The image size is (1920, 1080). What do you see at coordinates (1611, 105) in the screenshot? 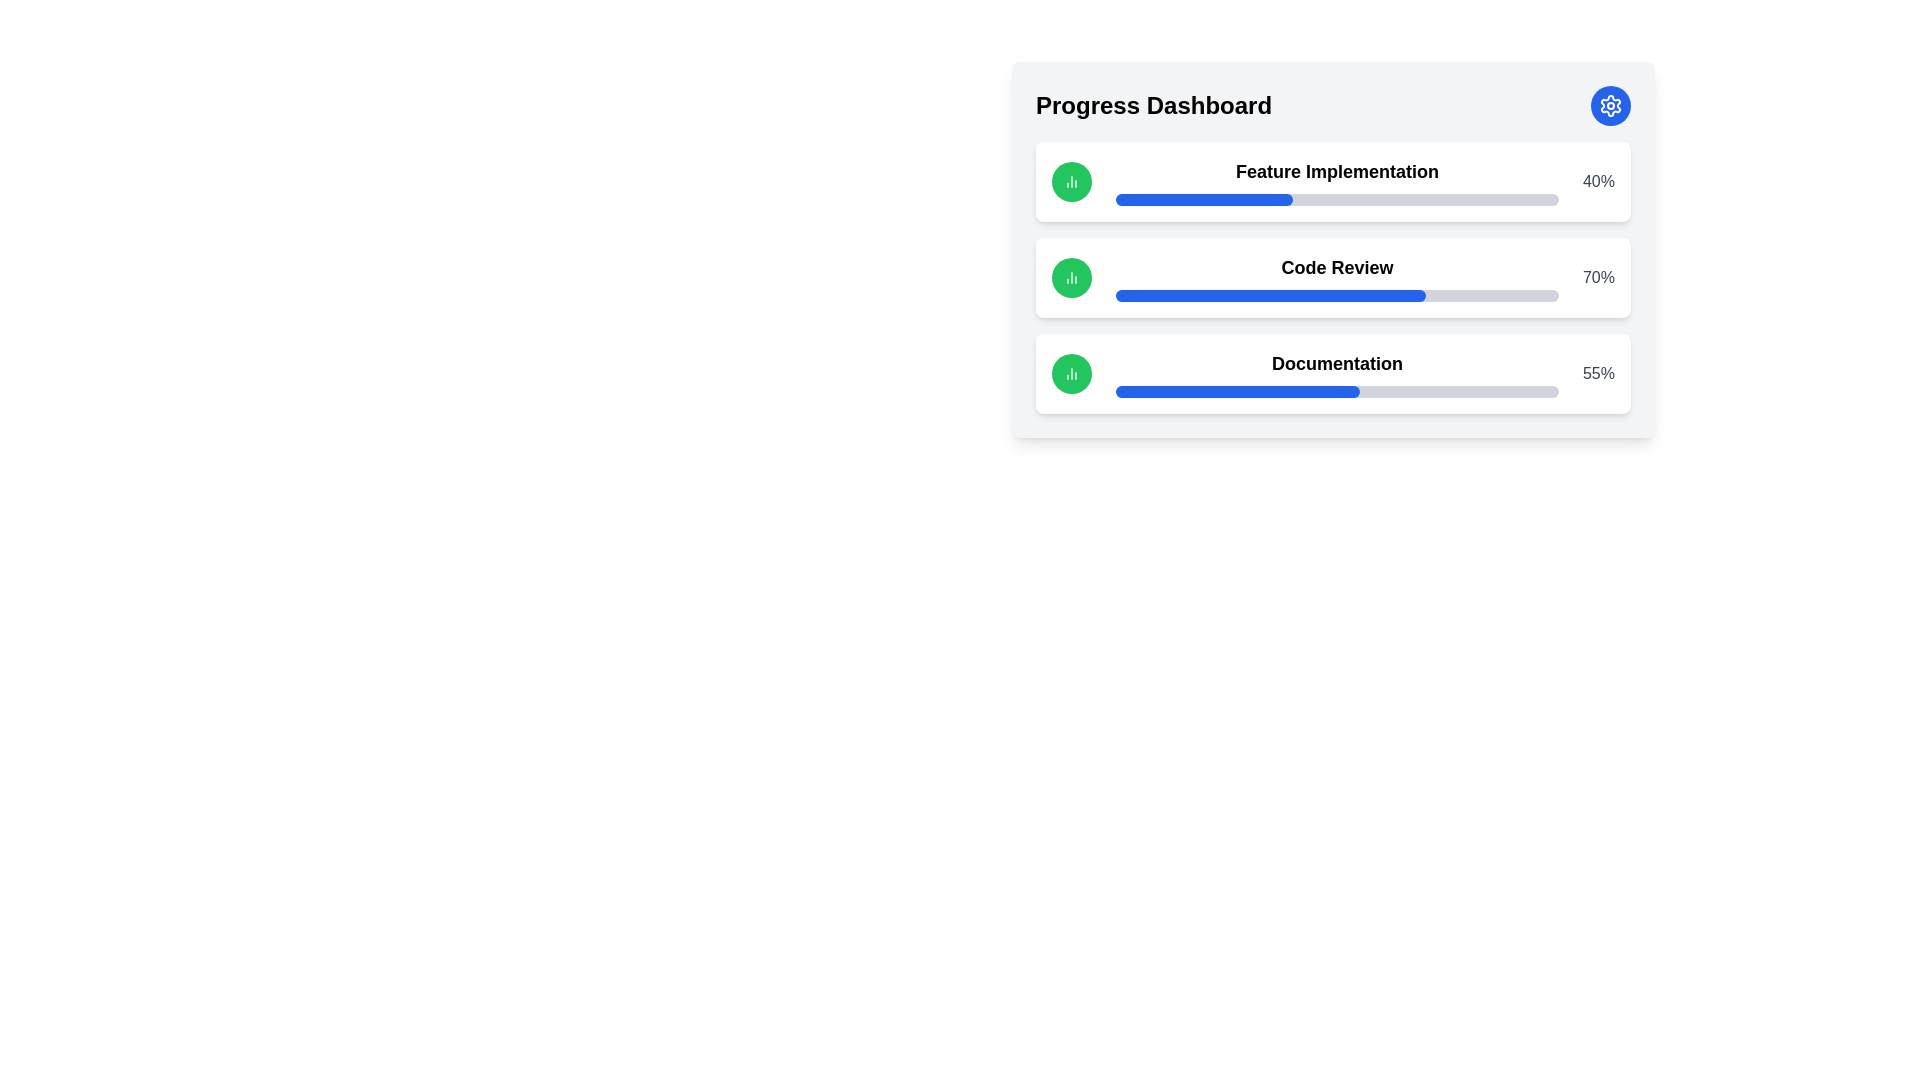
I see `the gear-shaped icon button with a blue background and white outlines located at the top-right corner of the 'Progress Dashboard'` at bounding box center [1611, 105].